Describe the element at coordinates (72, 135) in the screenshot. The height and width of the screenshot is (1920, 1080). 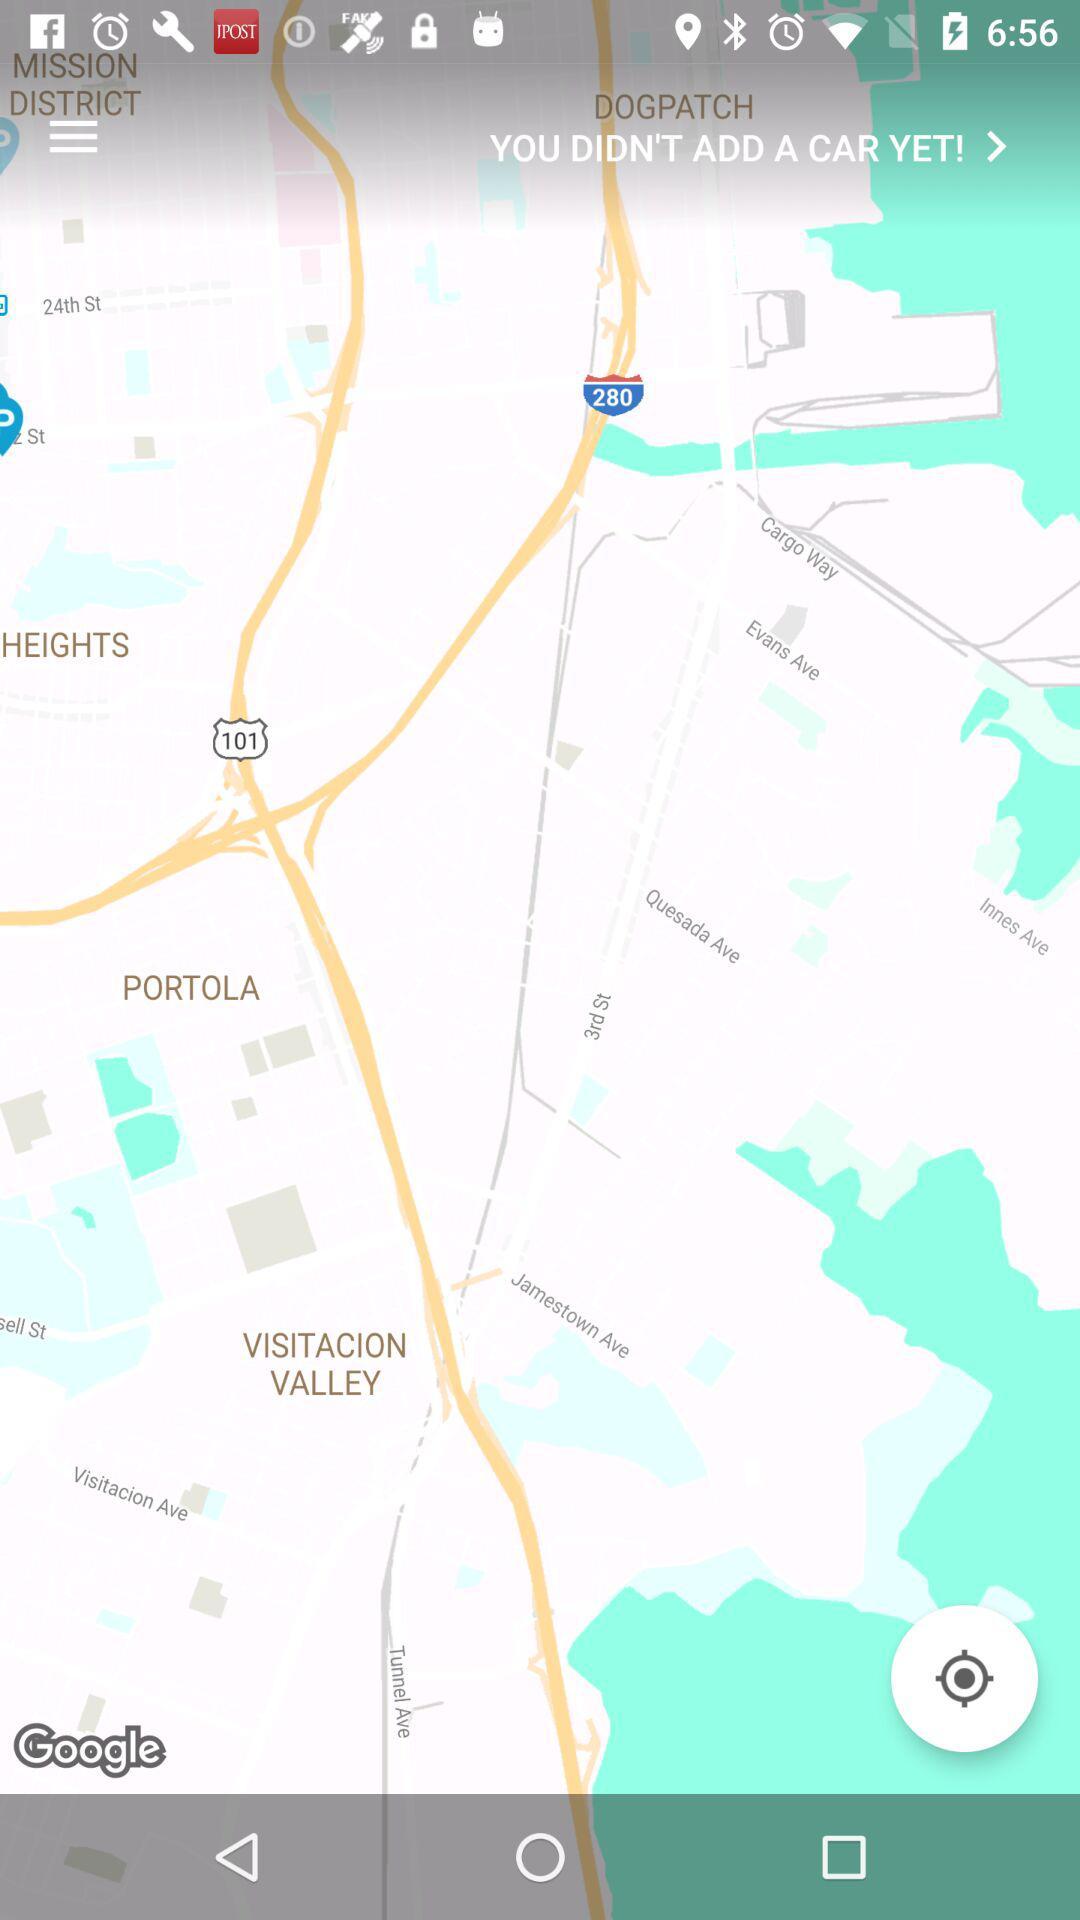
I see `the icon next to you didn t item` at that location.